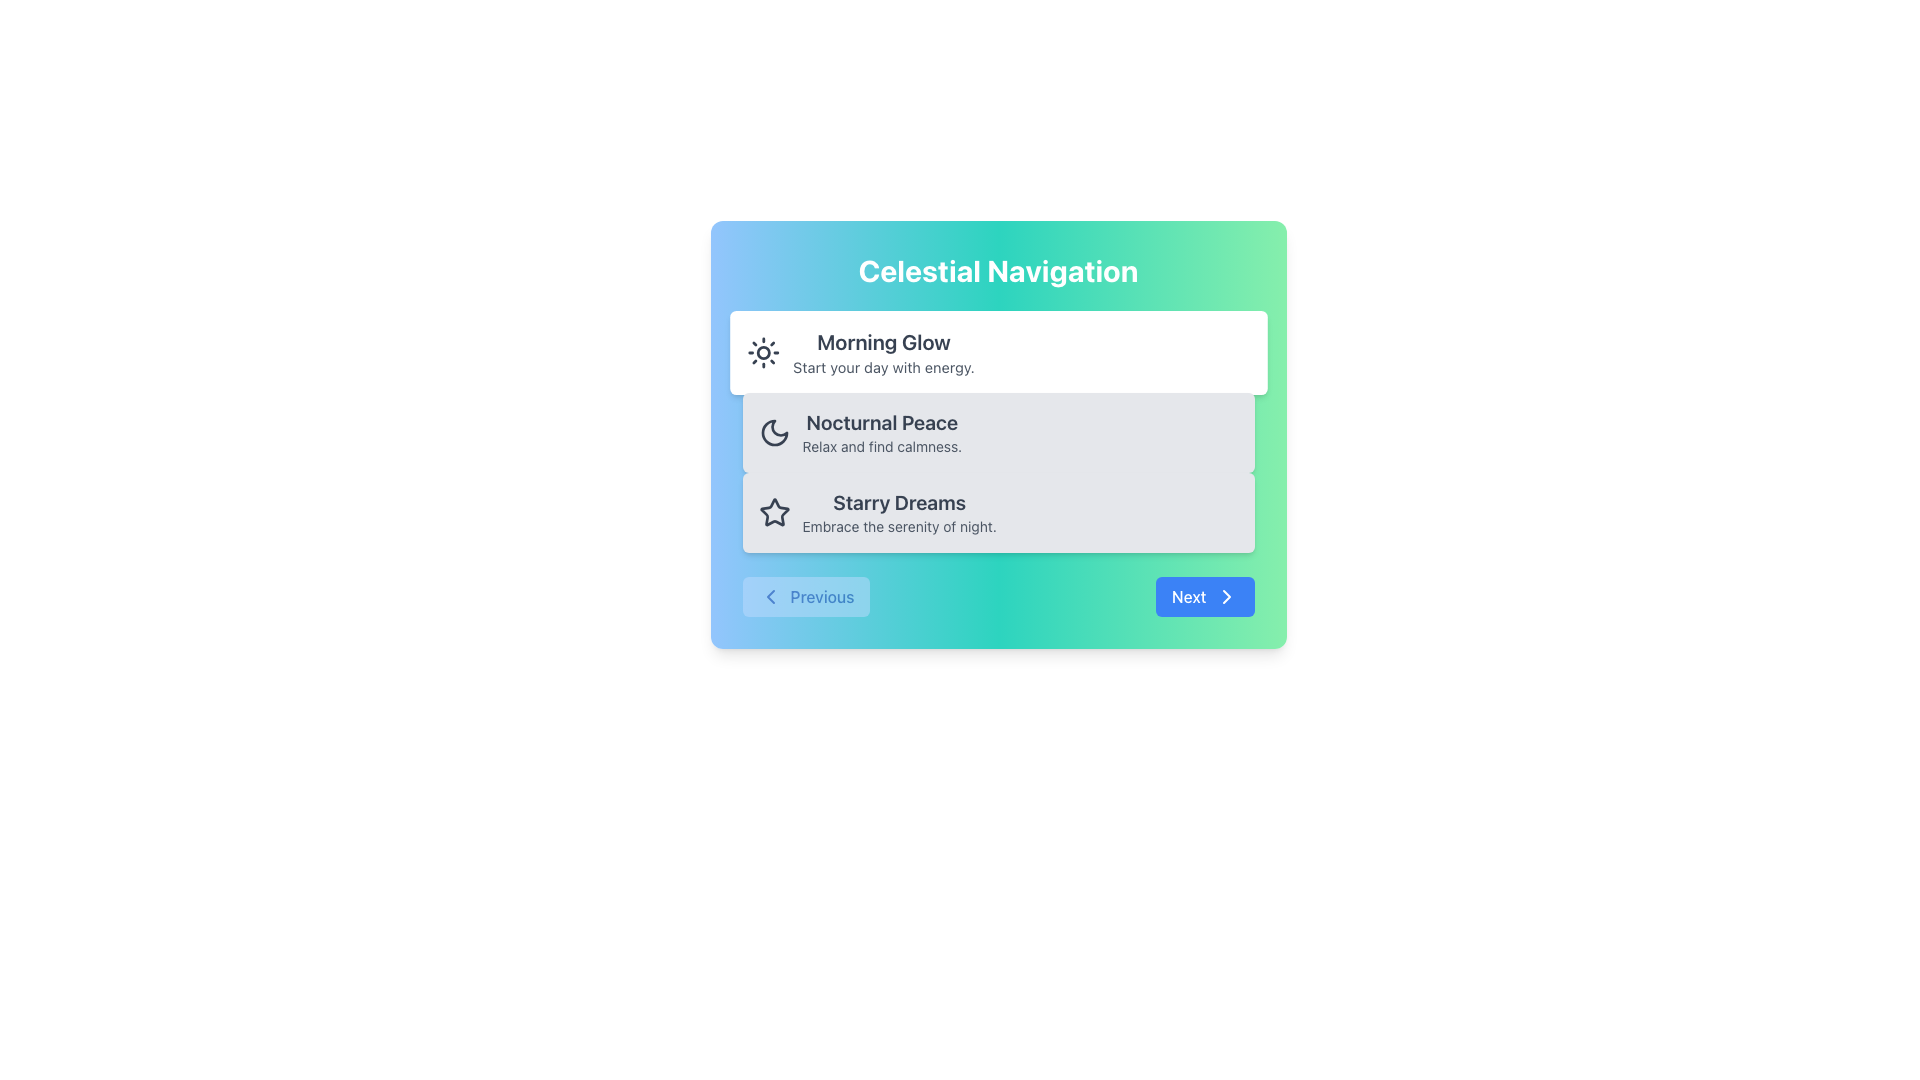  Describe the element at coordinates (1225, 596) in the screenshot. I see `the chevron icon located to the right side of the 'Next' button in the bottom-right corner of the card, which serves as a directional indicator for progression or navigation` at that location.